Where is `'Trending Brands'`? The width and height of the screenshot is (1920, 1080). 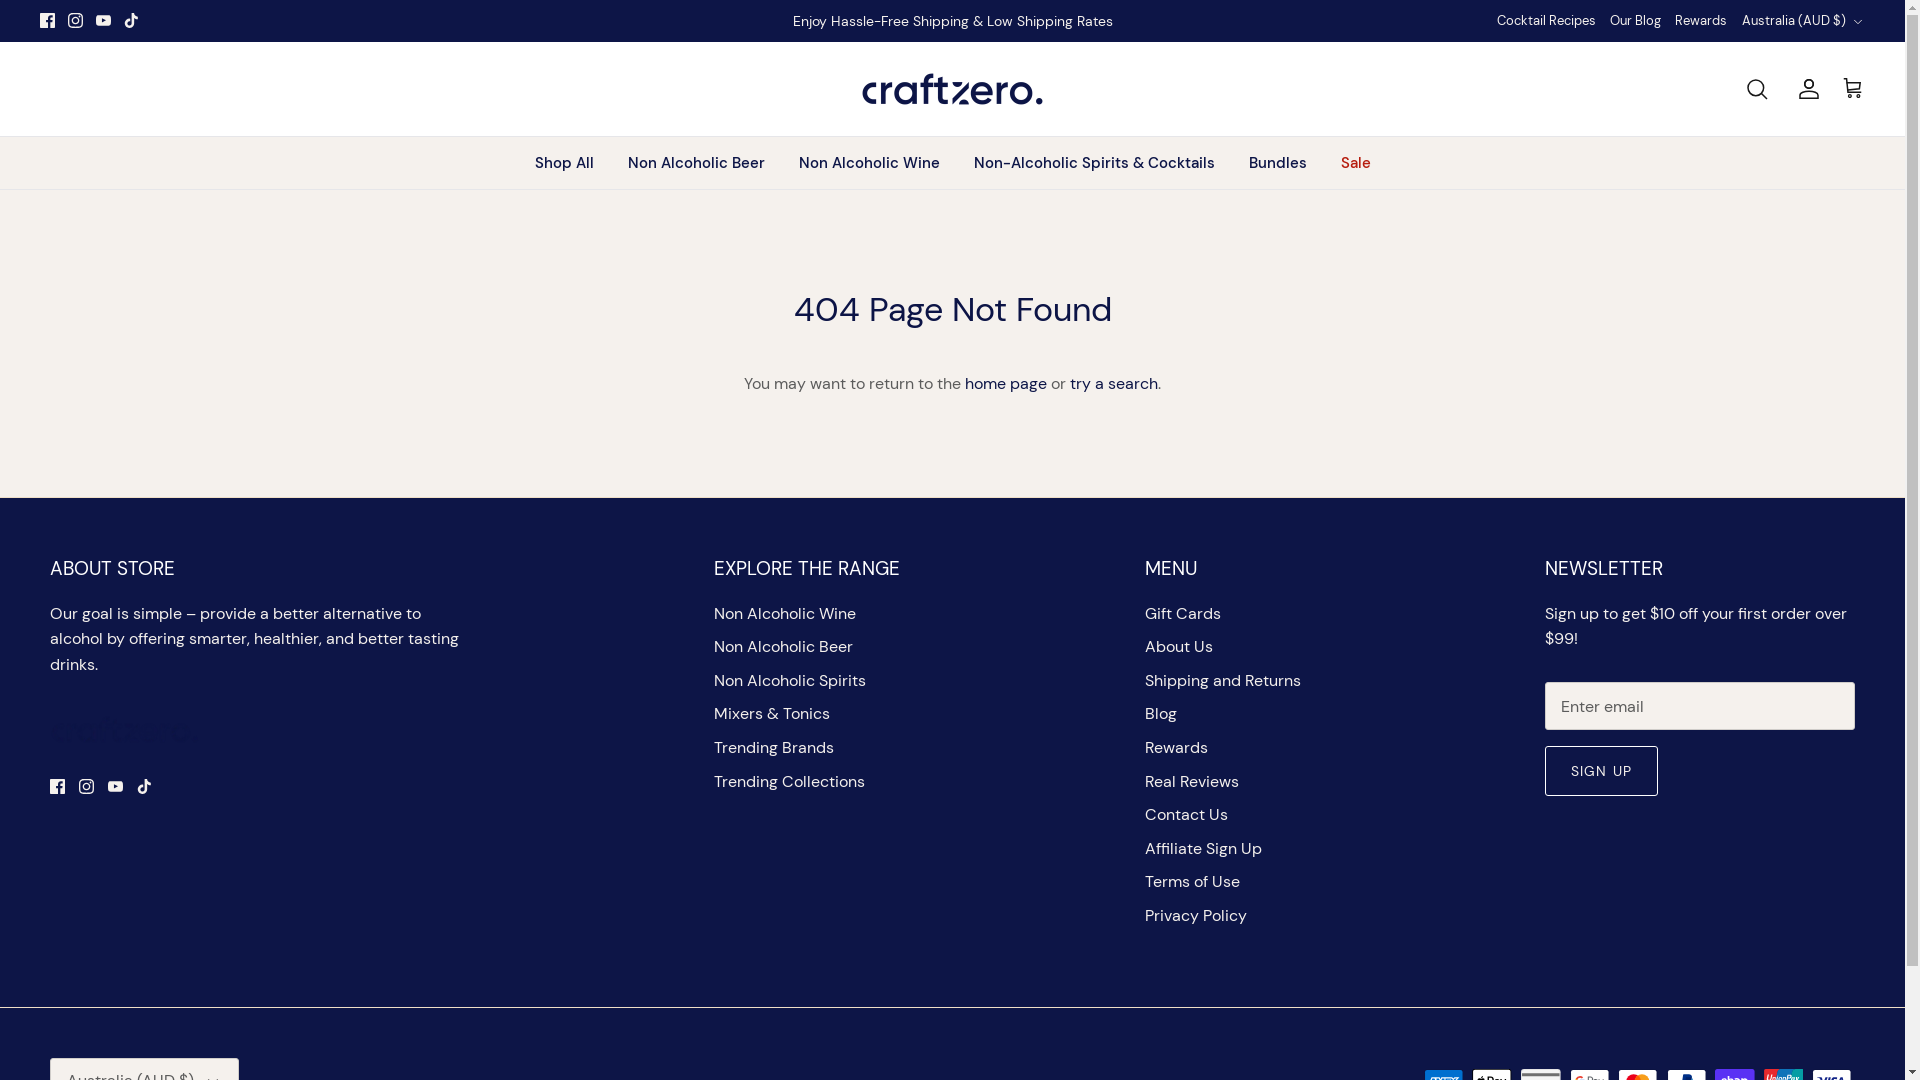 'Trending Brands' is located at coordinates (772, 747).